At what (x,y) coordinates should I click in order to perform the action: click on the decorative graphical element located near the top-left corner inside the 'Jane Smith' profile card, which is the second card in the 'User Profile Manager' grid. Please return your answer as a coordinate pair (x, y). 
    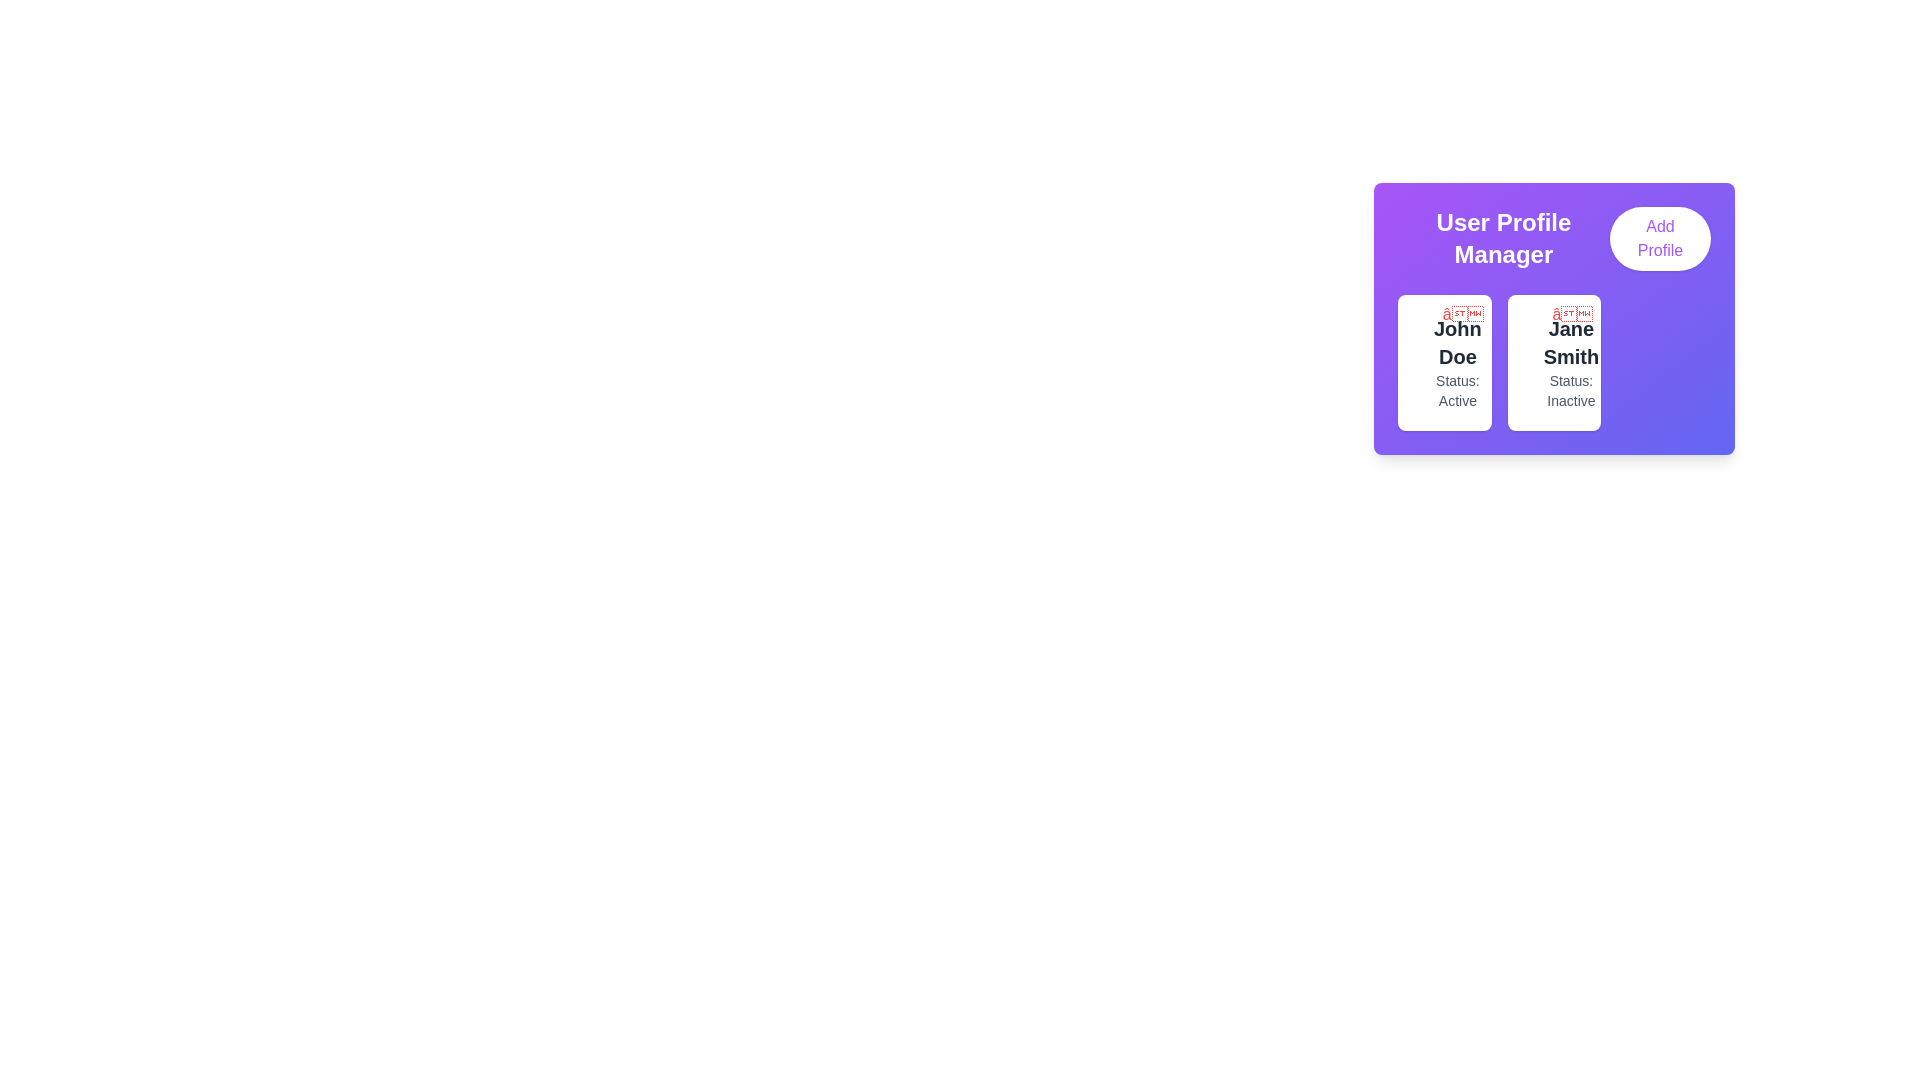
    Looking at the image, I should click on (1538, 350).